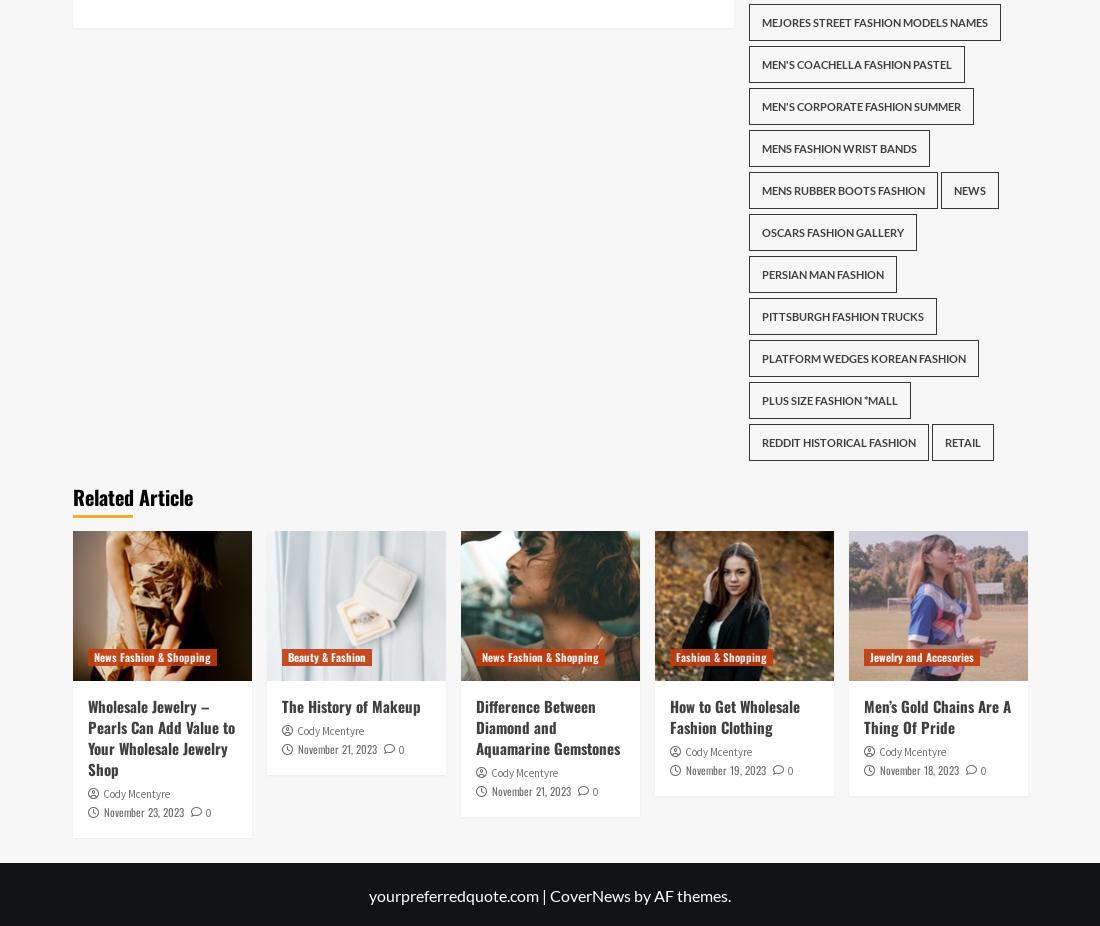 The image size is (1100, 926). I want to click on 'November 18, 2023', so click(918, 769).